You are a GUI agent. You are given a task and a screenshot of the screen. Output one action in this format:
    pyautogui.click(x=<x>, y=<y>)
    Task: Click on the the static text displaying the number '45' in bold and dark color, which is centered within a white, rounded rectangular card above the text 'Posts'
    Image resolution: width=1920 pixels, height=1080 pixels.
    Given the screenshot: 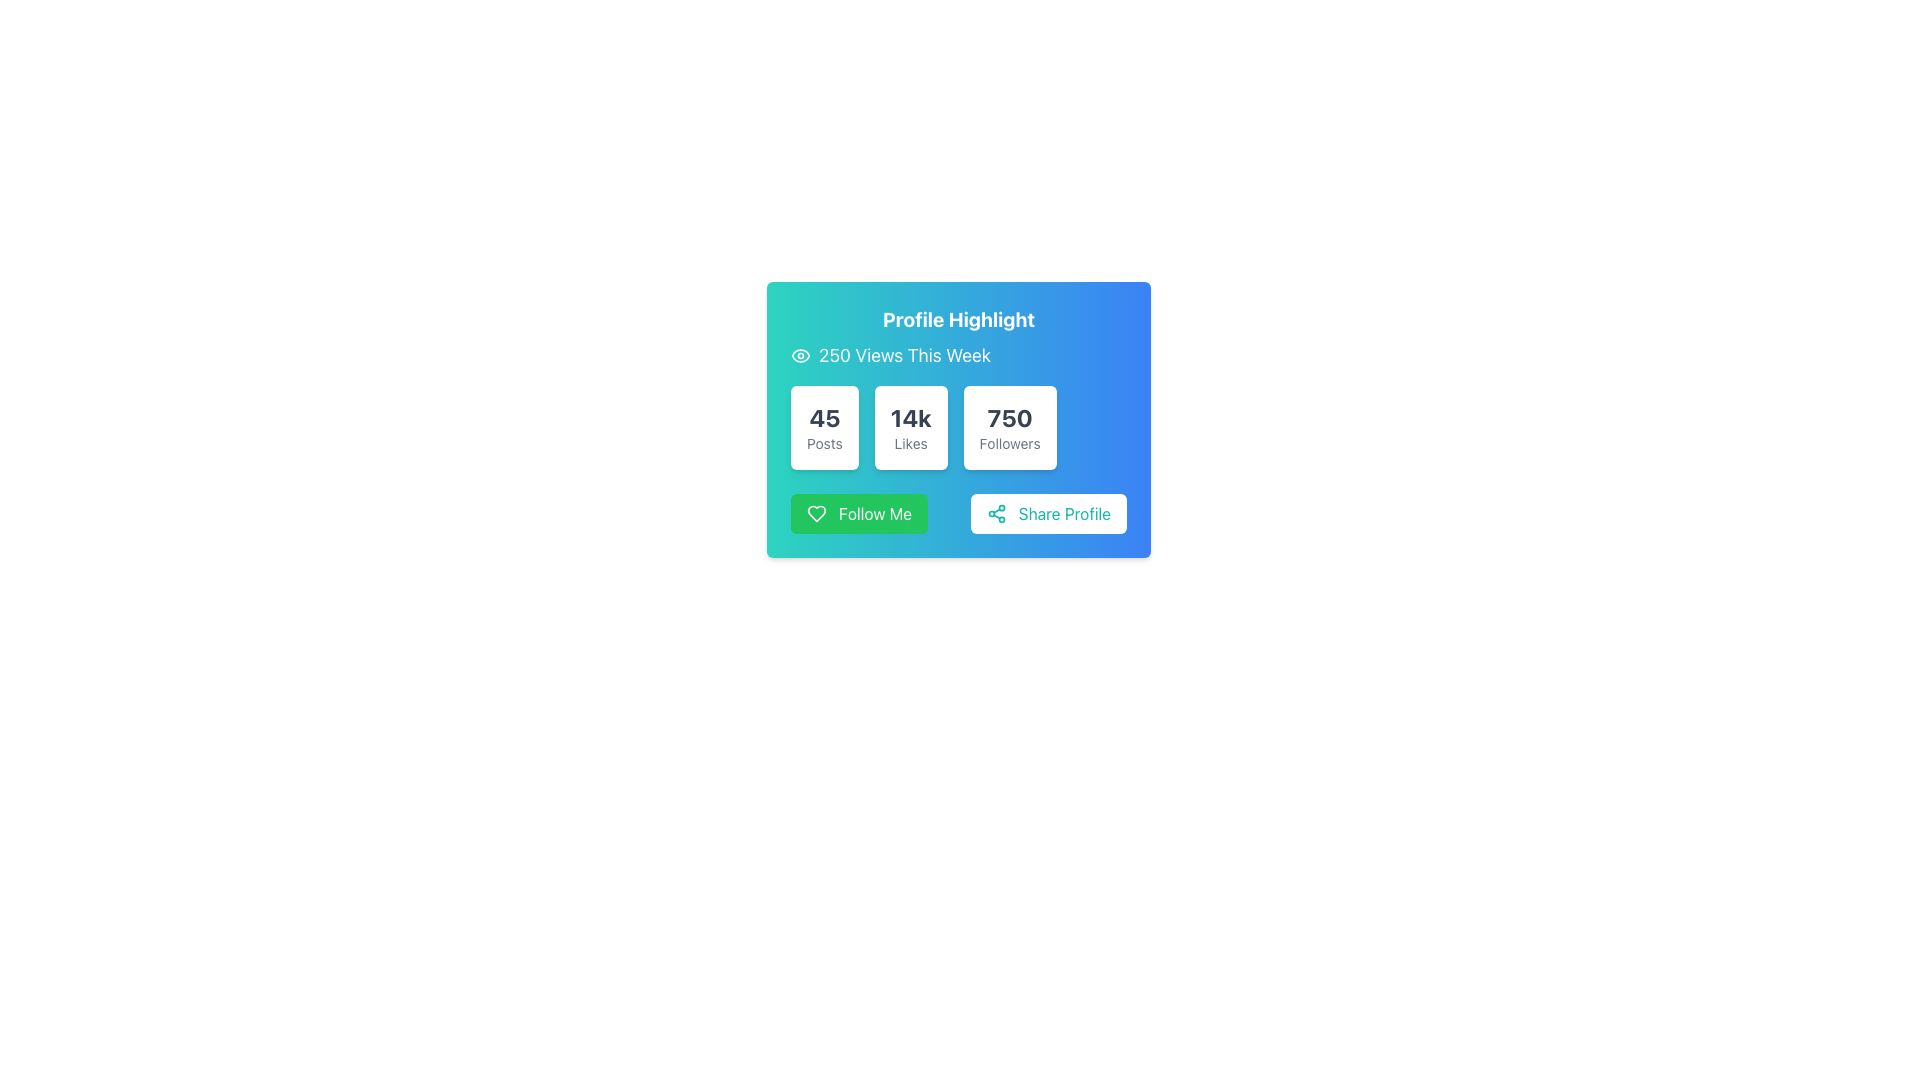 What is the action you would take?
    pyautogui.click(x=824, y=416)
    